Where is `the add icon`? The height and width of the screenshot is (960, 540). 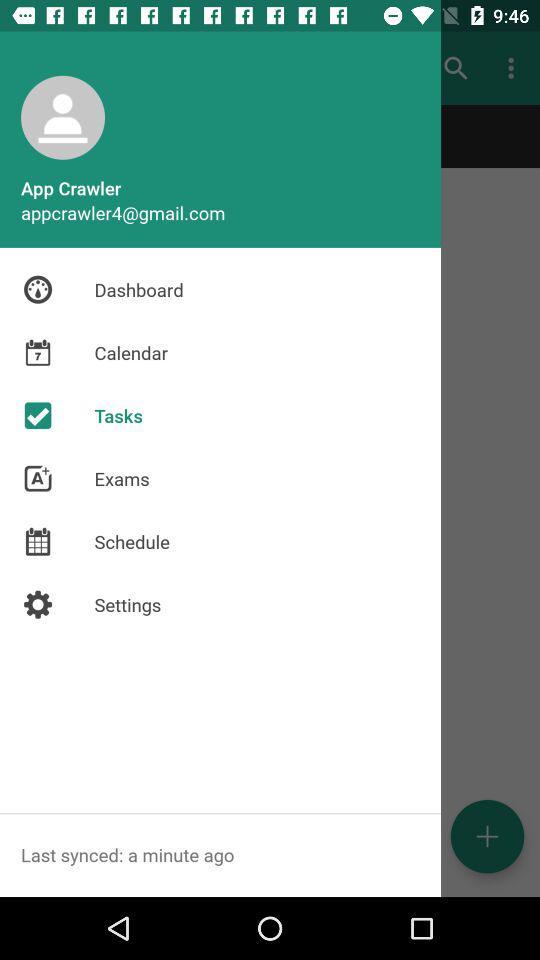 the add icon is located at coordinates (486, 836).